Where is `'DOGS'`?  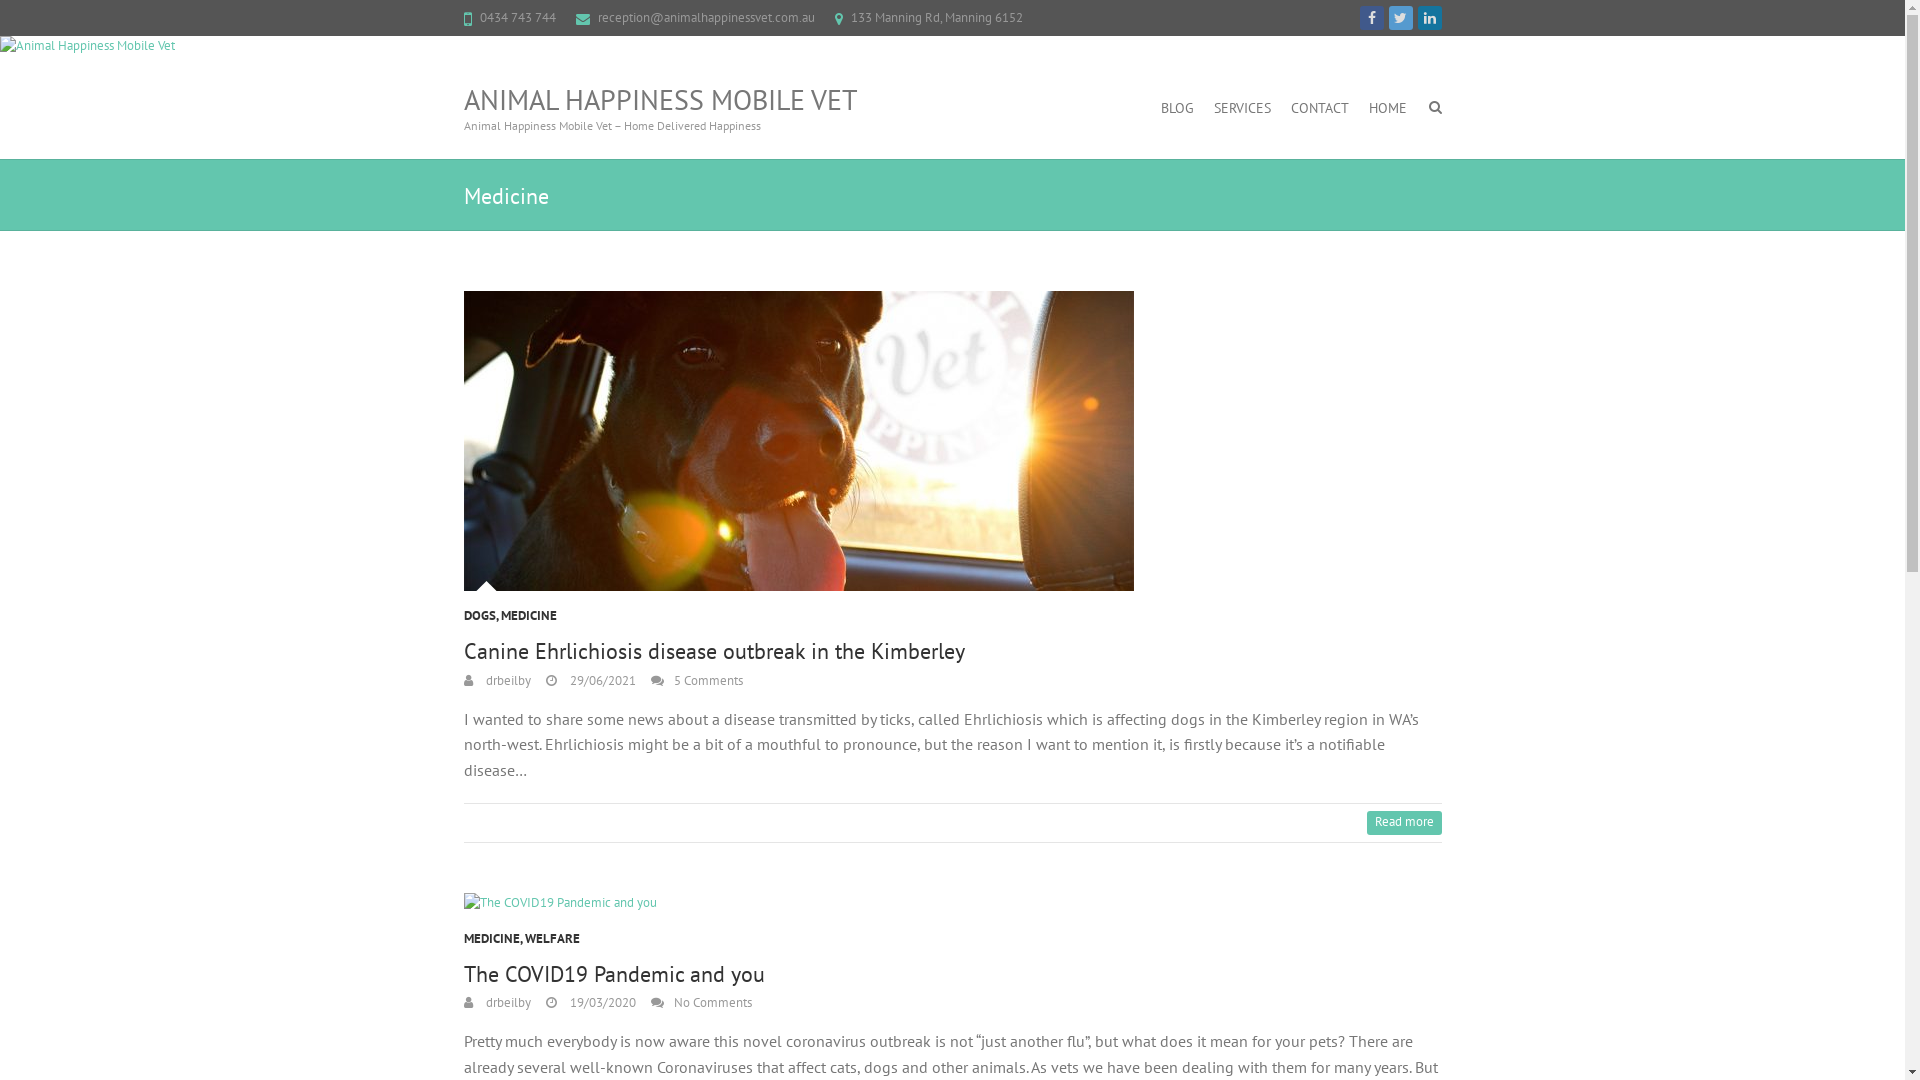
'DOGS' is located at coordinates (480, 620).